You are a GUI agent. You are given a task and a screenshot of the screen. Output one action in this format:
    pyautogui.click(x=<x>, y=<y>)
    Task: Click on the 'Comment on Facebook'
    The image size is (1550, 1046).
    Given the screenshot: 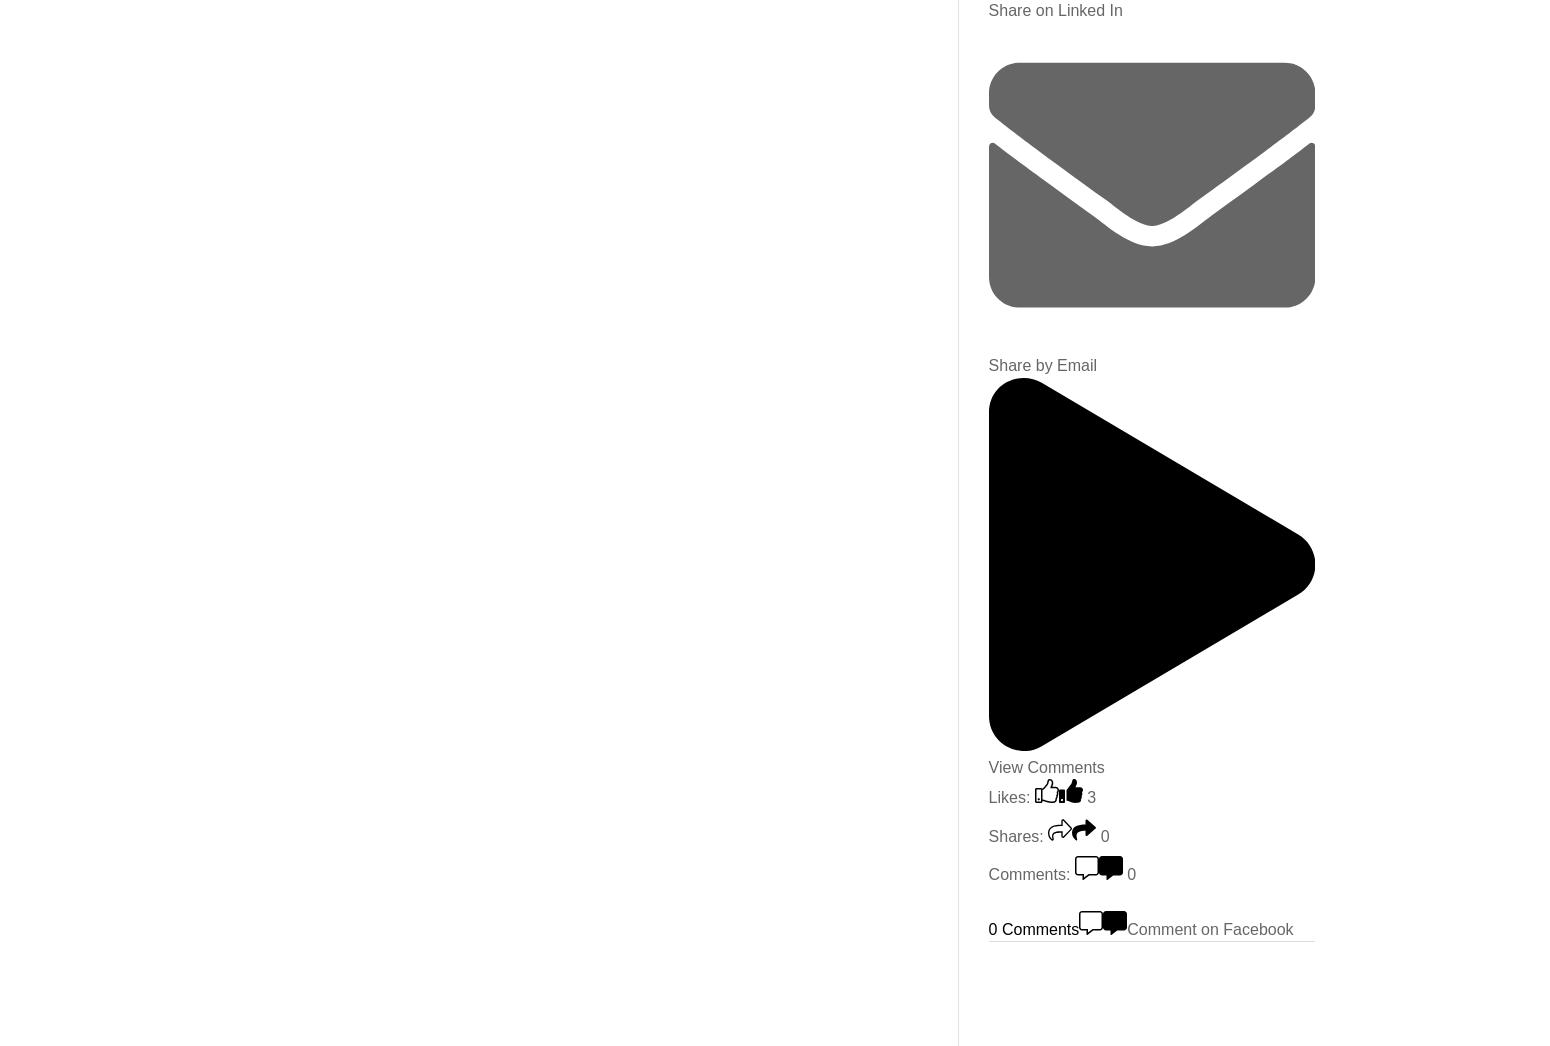 What is the action you would take?
    pyautogui.click(x=1209, y=928)
    